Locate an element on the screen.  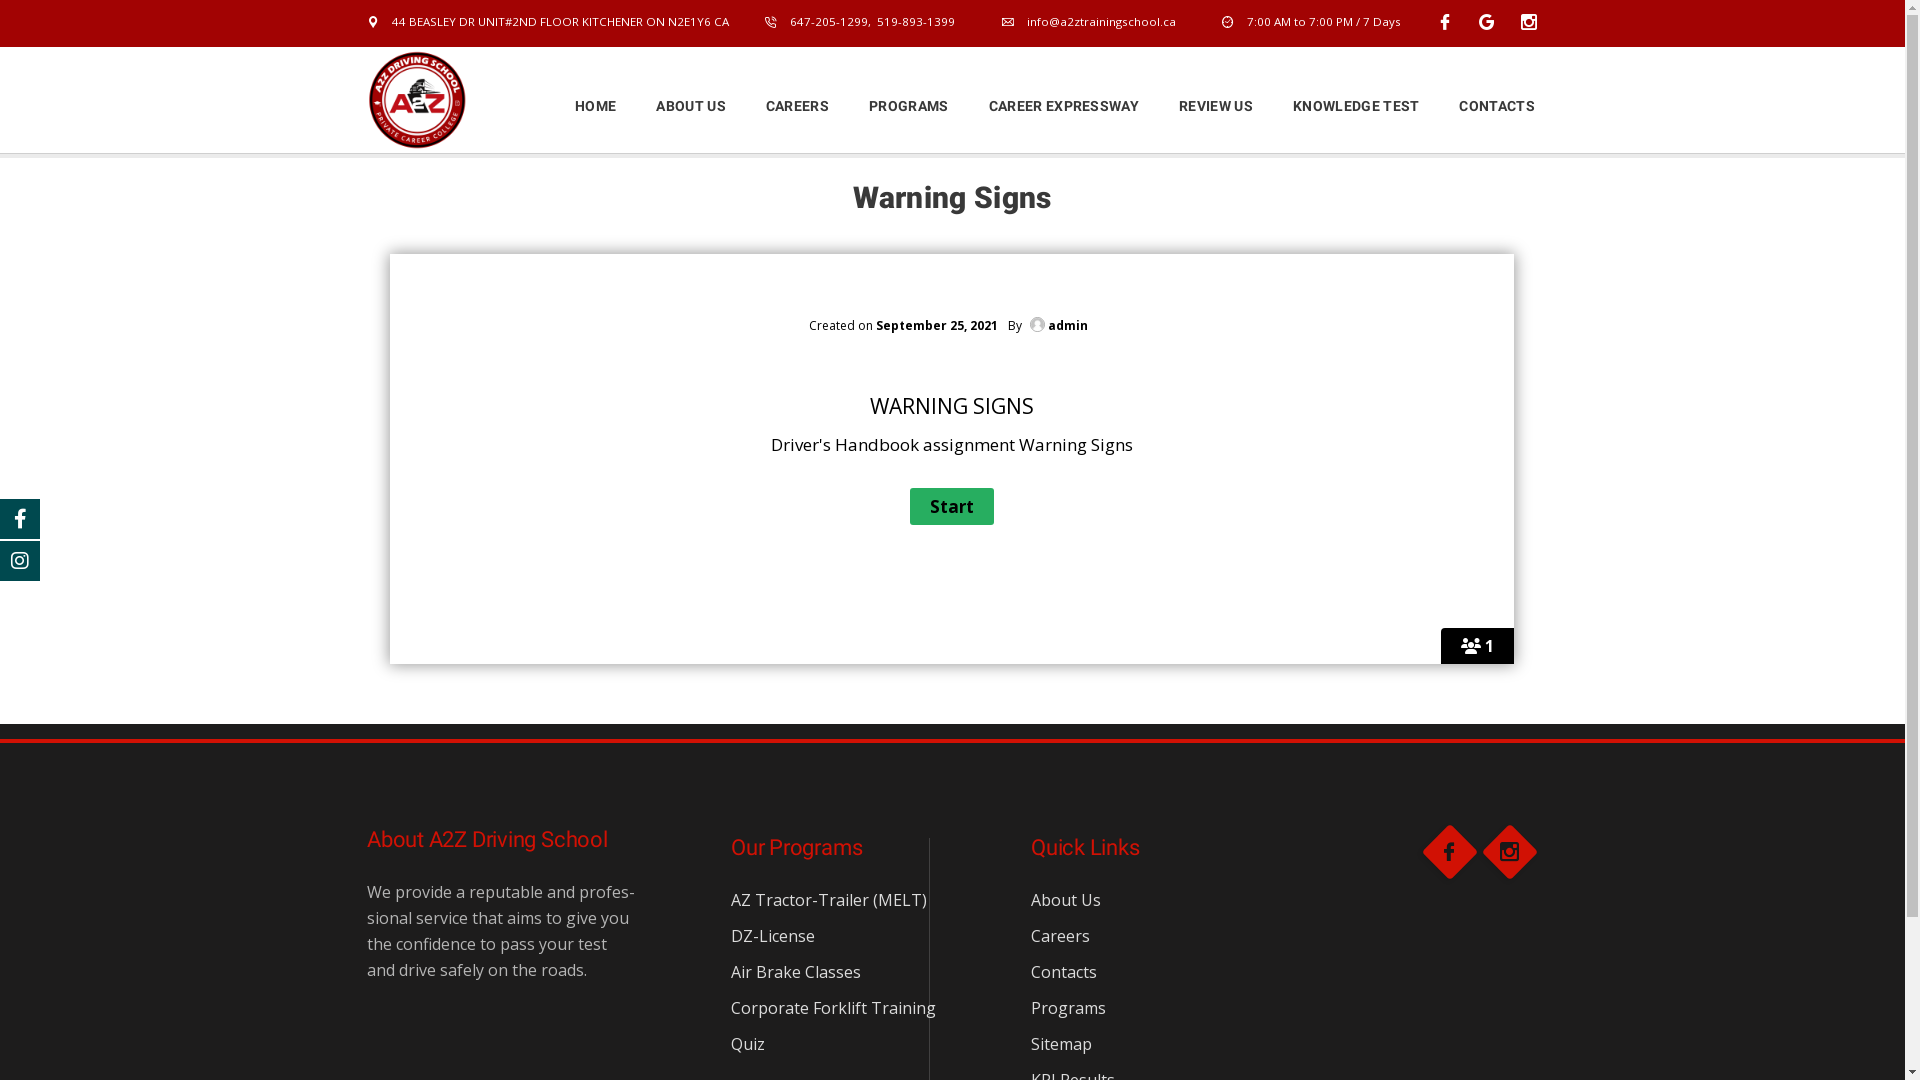
'ABOUT US' is located at coordinates (634, 105).